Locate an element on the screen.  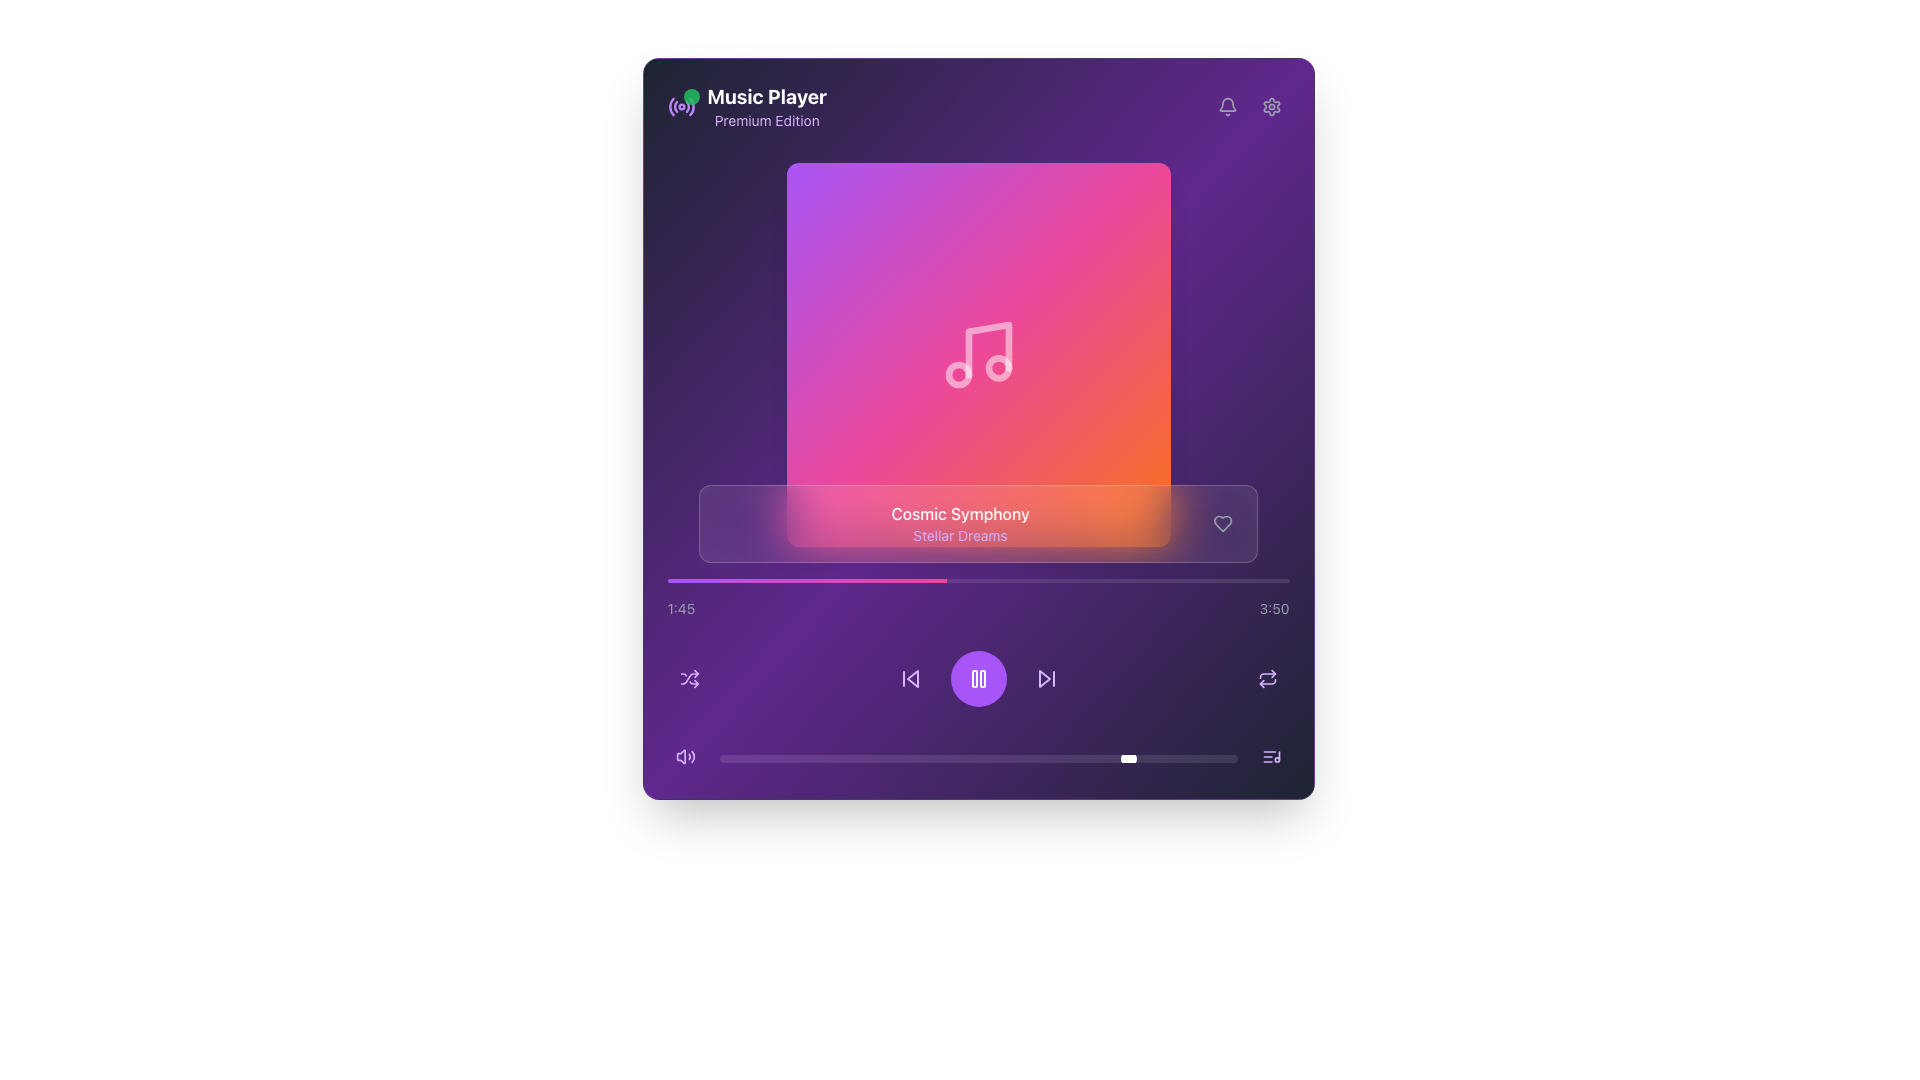
the back button icon in the media control section of the music player interface for keyboard interaction is located at coordinates (909, 677).